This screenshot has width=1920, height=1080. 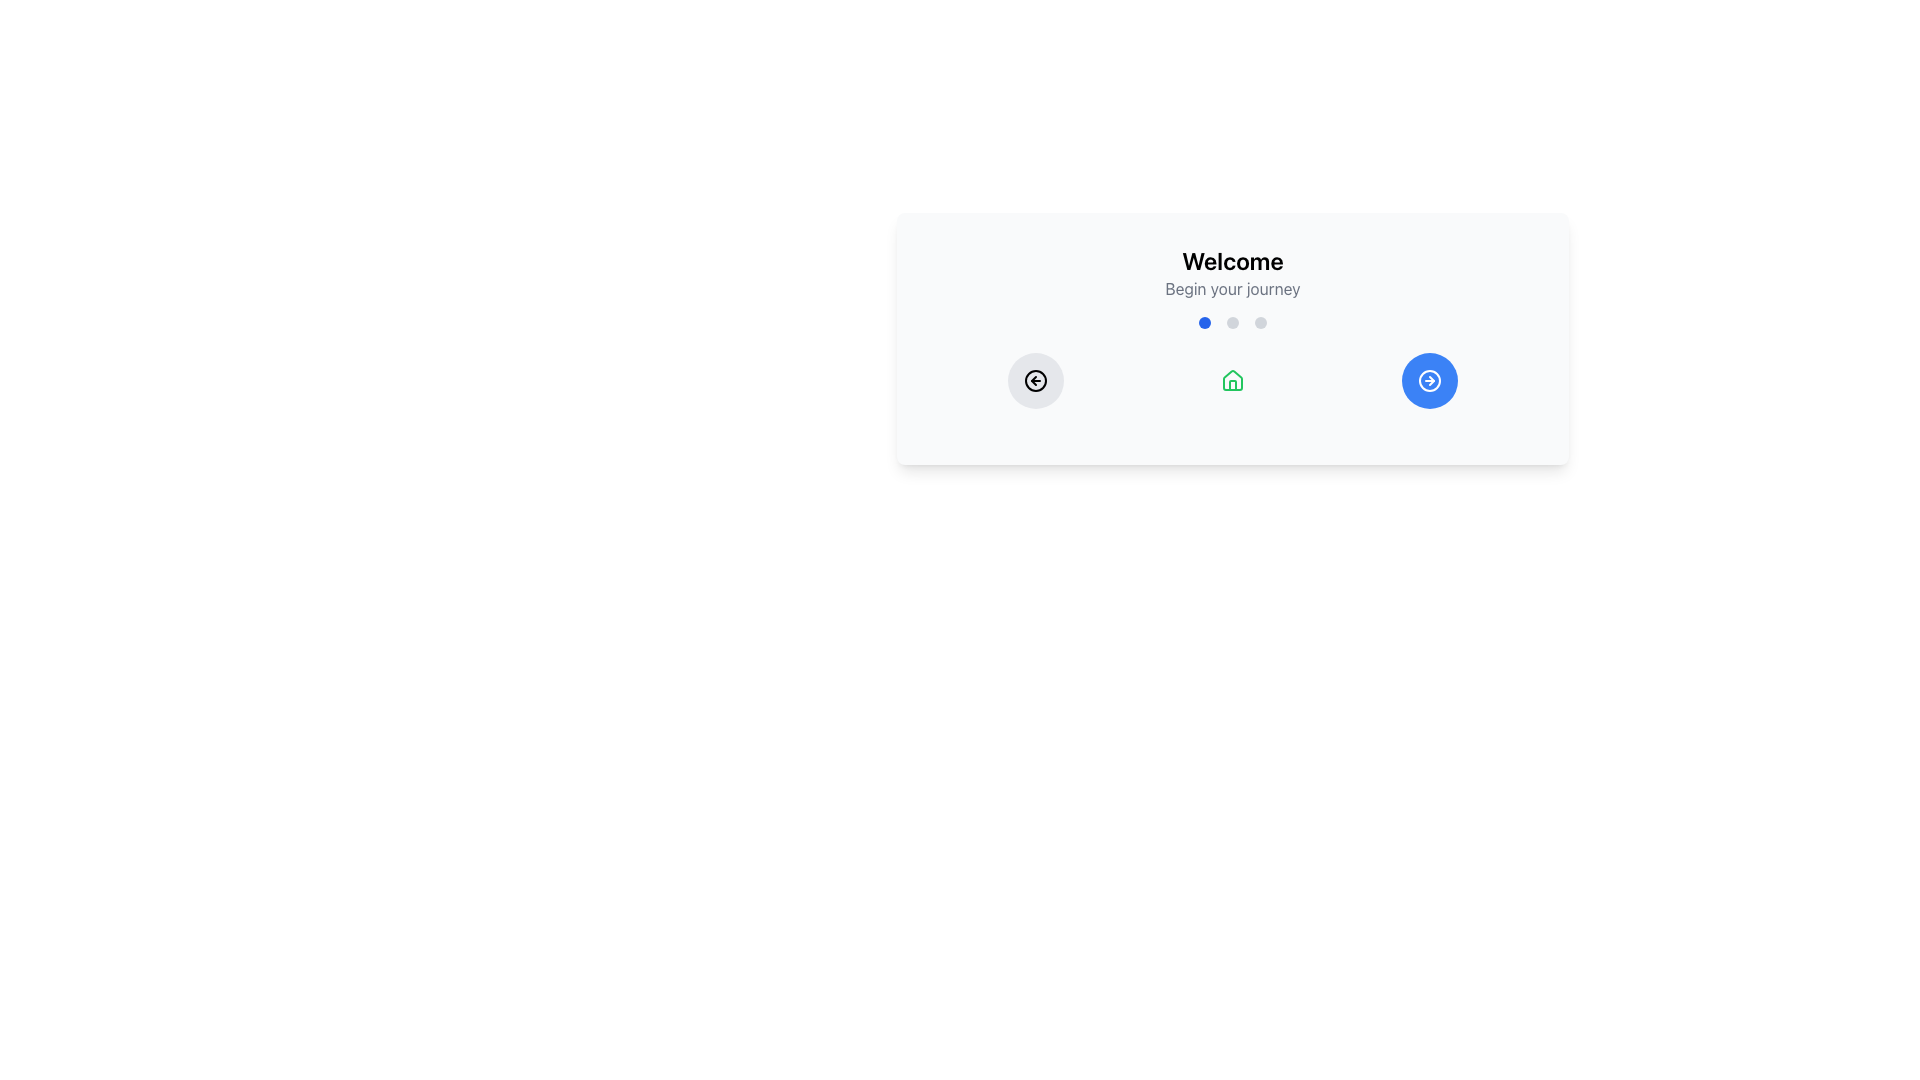 What do you see at coordinates (1035, 381) in the screenshot?
I see `the left-pointing arrow button, which is a circular icon with a minimalist design located within a larger circular button with a light gray background` at bounding box center [1035, 381].